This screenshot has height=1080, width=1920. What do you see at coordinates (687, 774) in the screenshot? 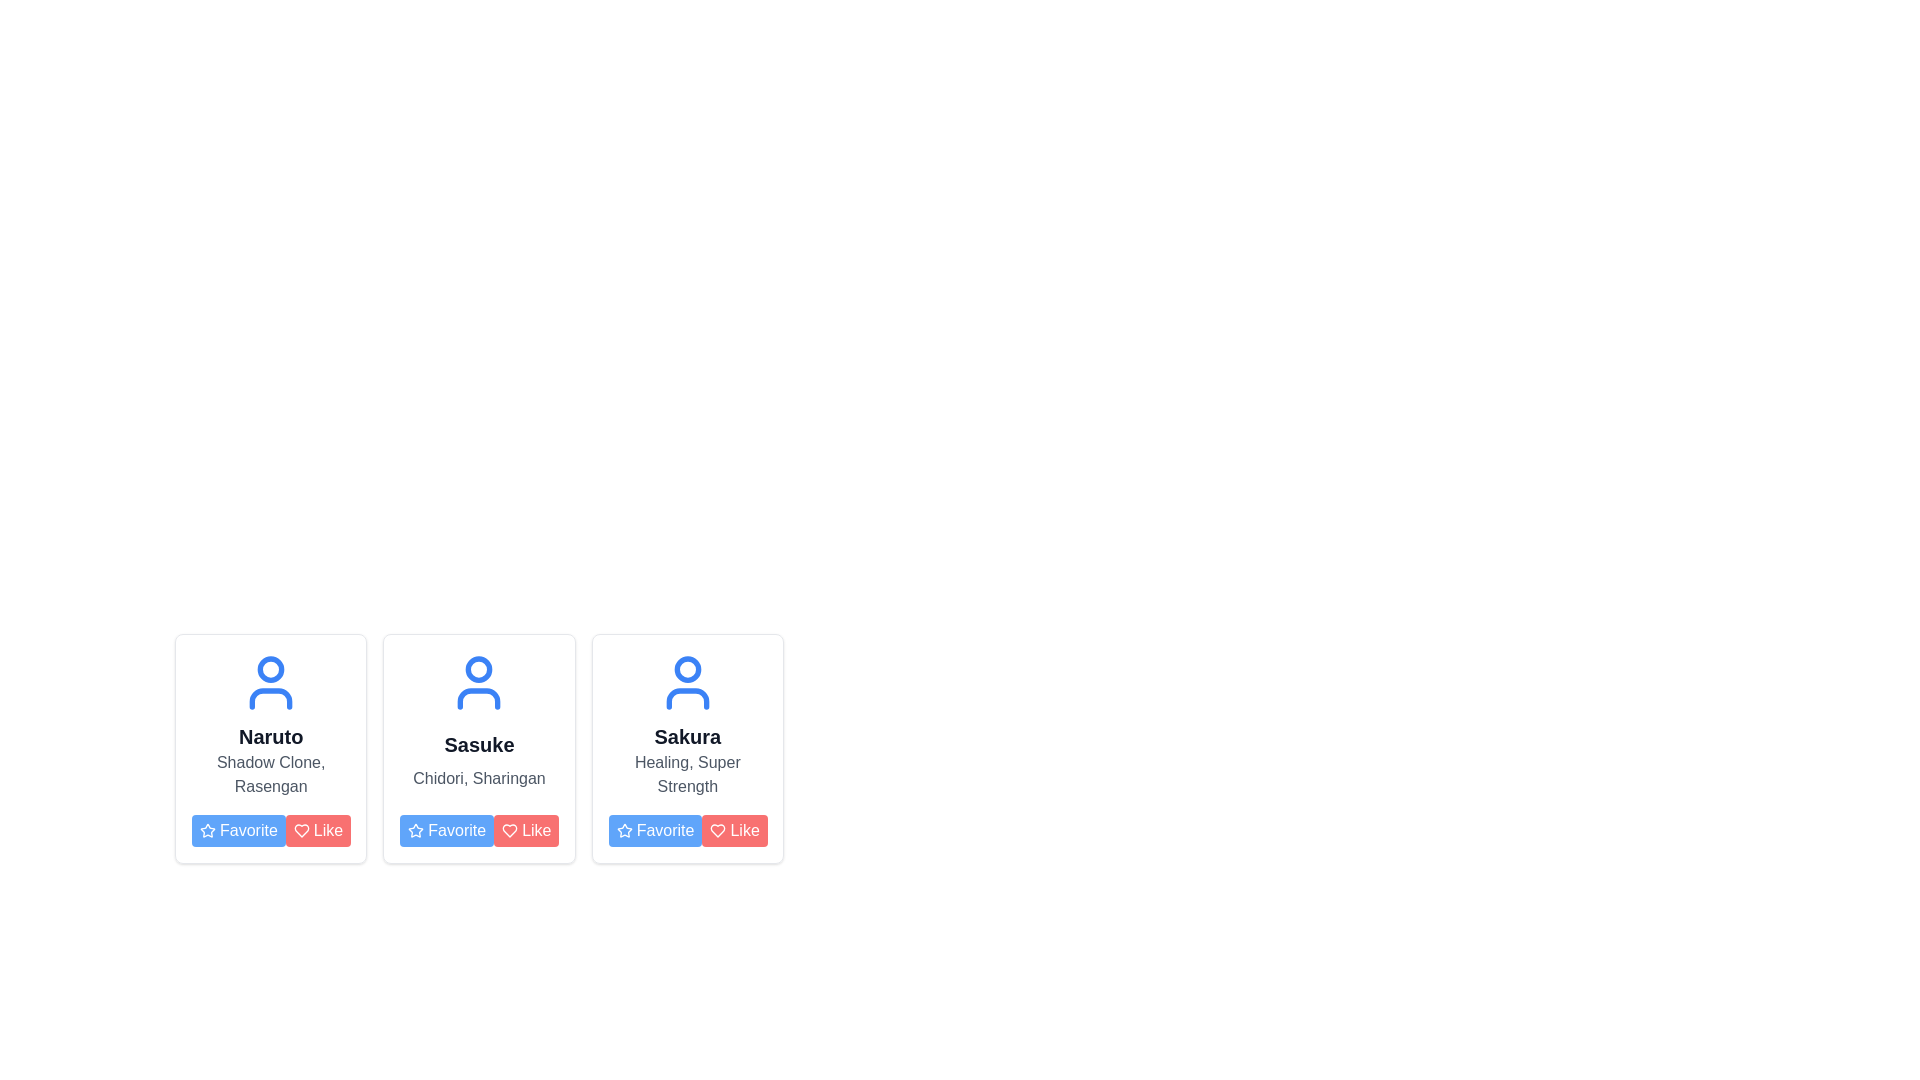
I see `the static text label displaying 'Healing, Super Strength', which is located below the name 'Sakura' in the third card and above the 'Favorite' and 'Like' buttons` at bounding box center [687, 774].